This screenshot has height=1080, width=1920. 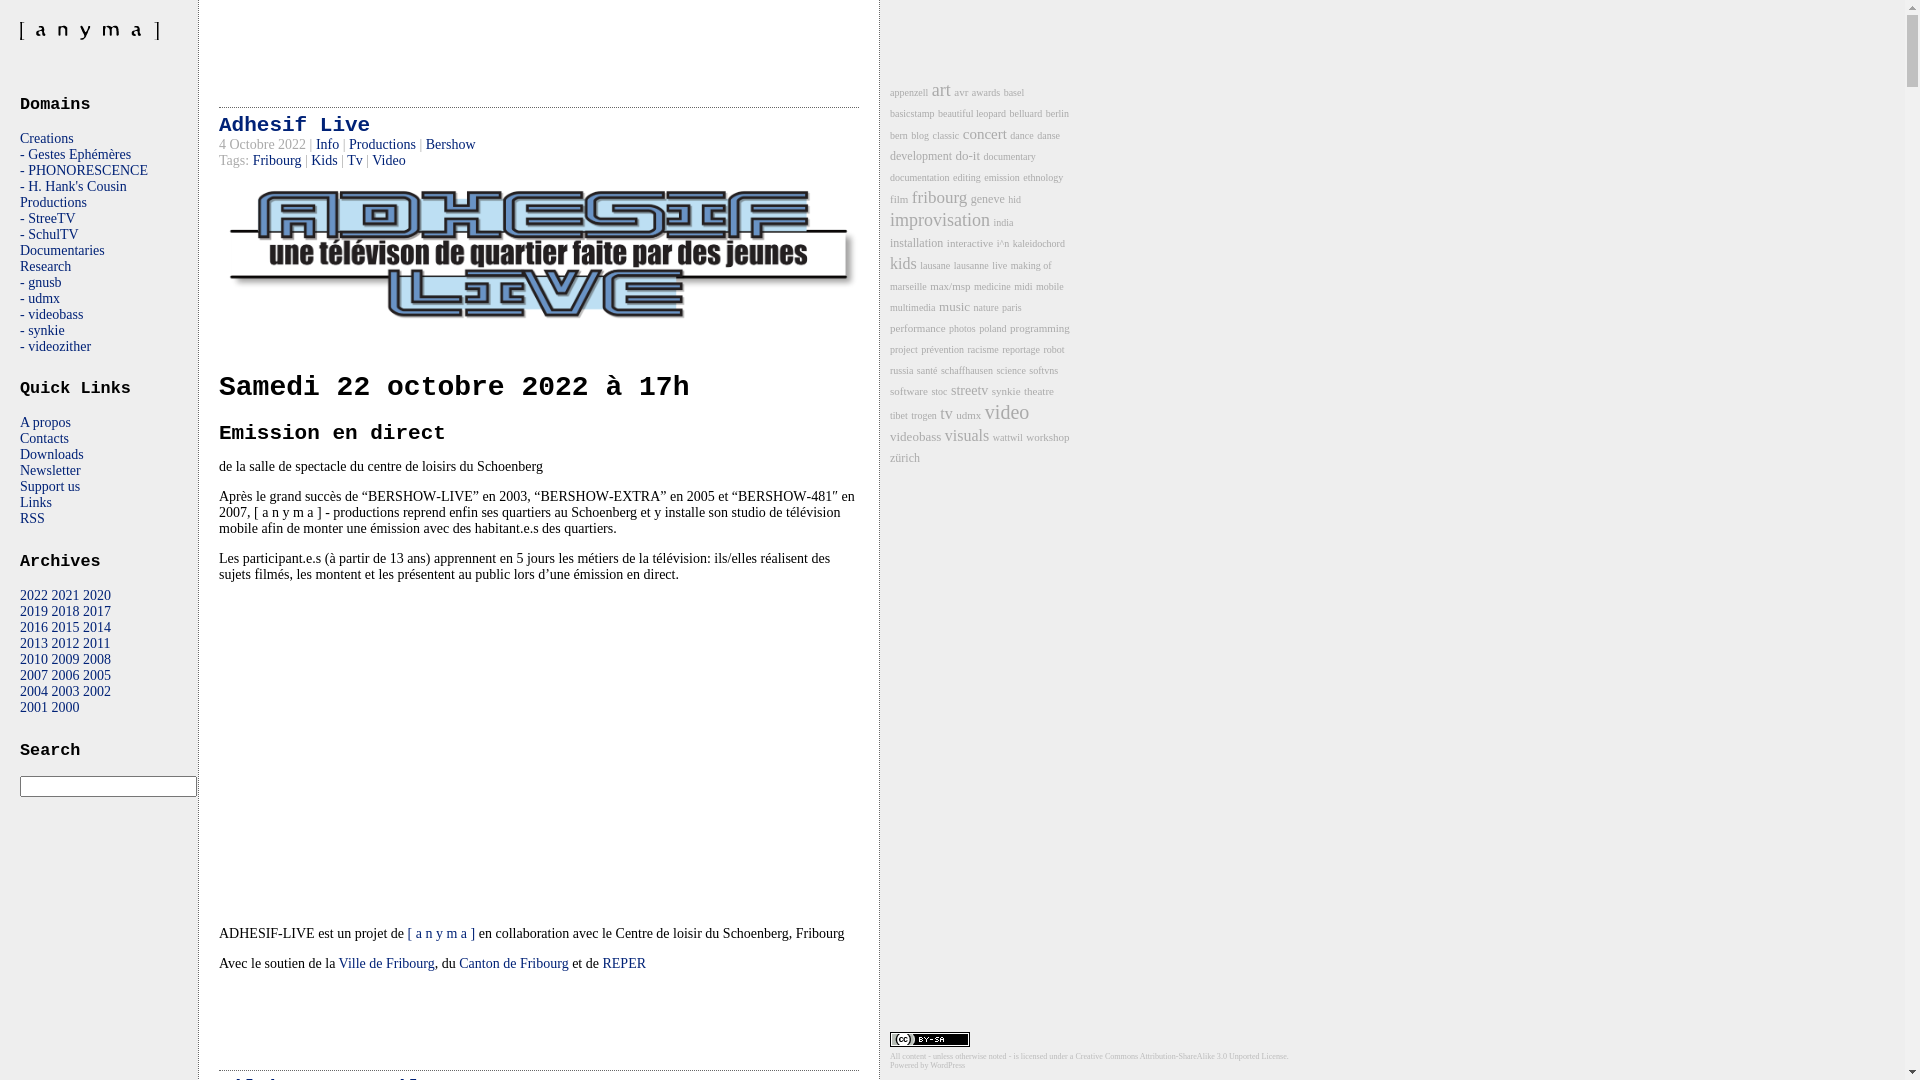 What do you see at coordinates (1003, 222) in the screenshot?
I see `'india'` at bounding box center [1003, 222].